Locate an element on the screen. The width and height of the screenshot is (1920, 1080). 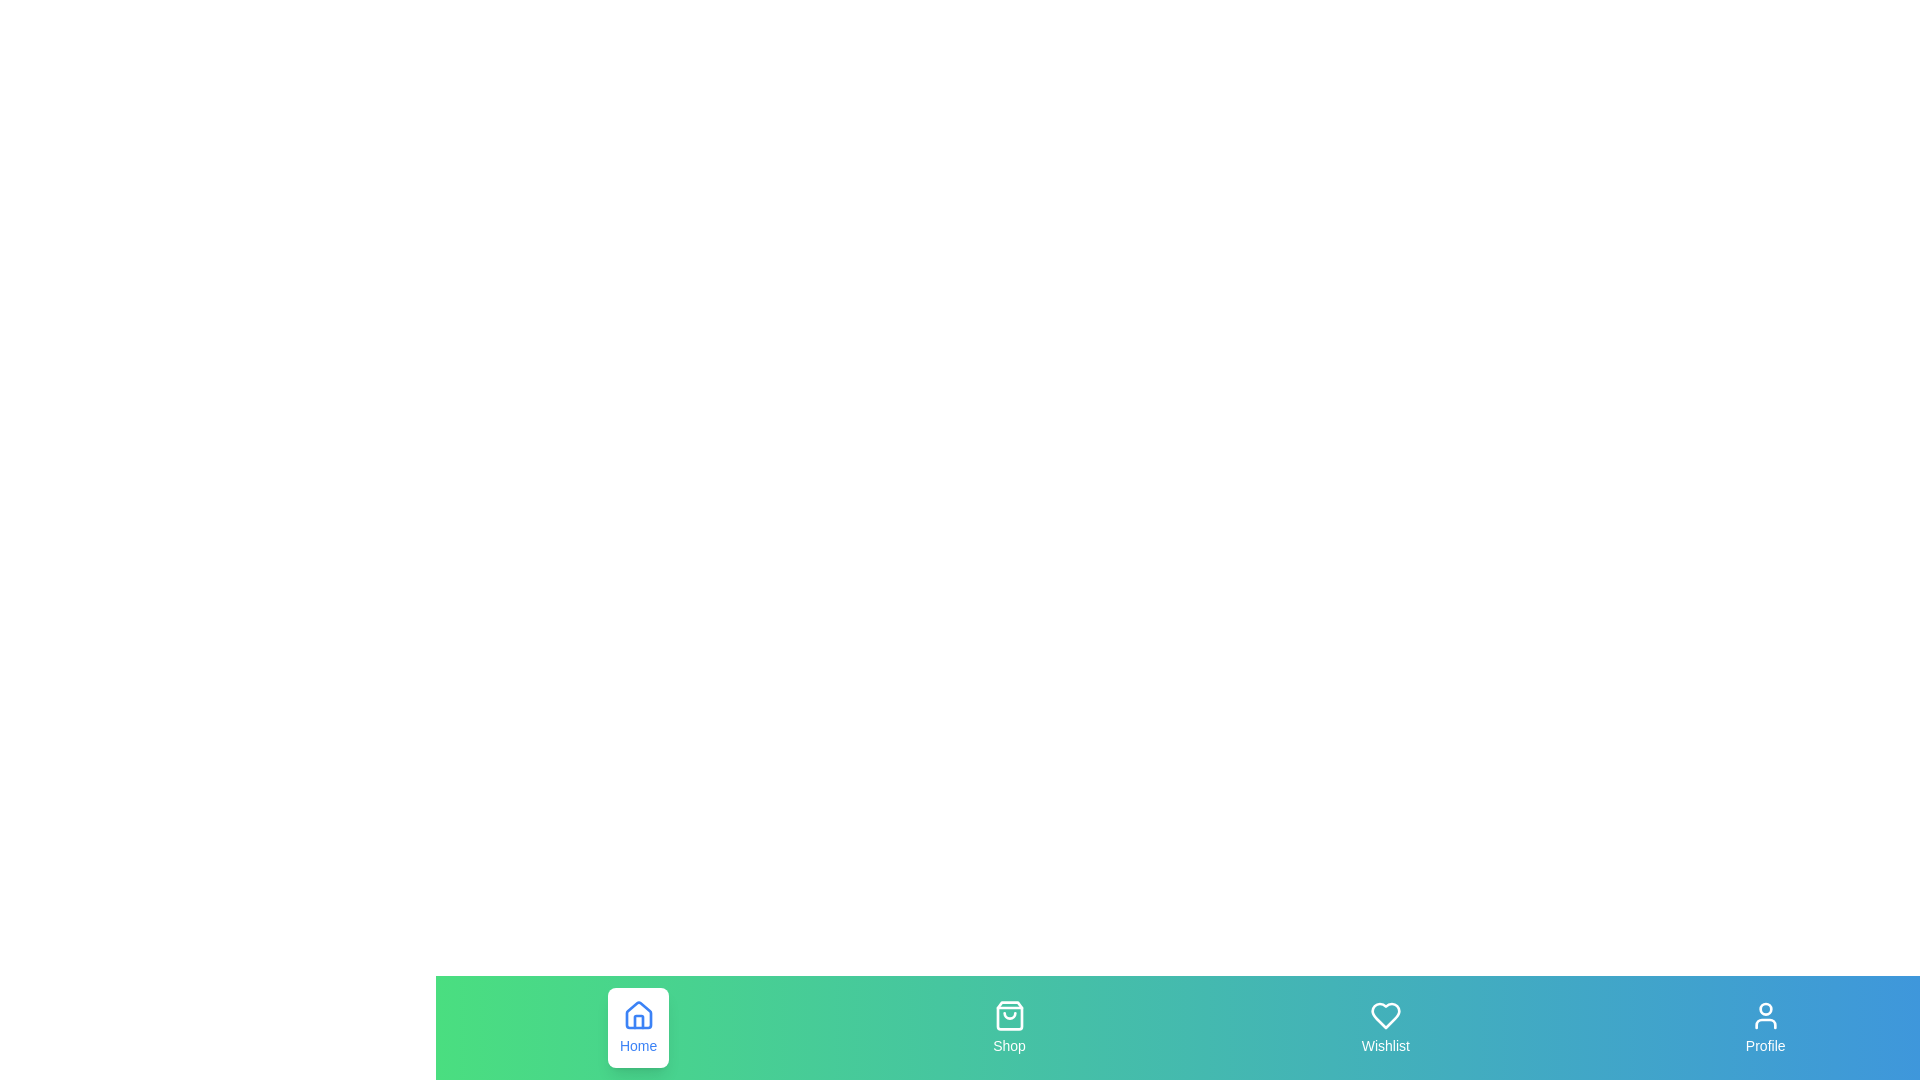
the tab labeled Wishlist to observe the animation effect is located at coordinates (1384, 1028).